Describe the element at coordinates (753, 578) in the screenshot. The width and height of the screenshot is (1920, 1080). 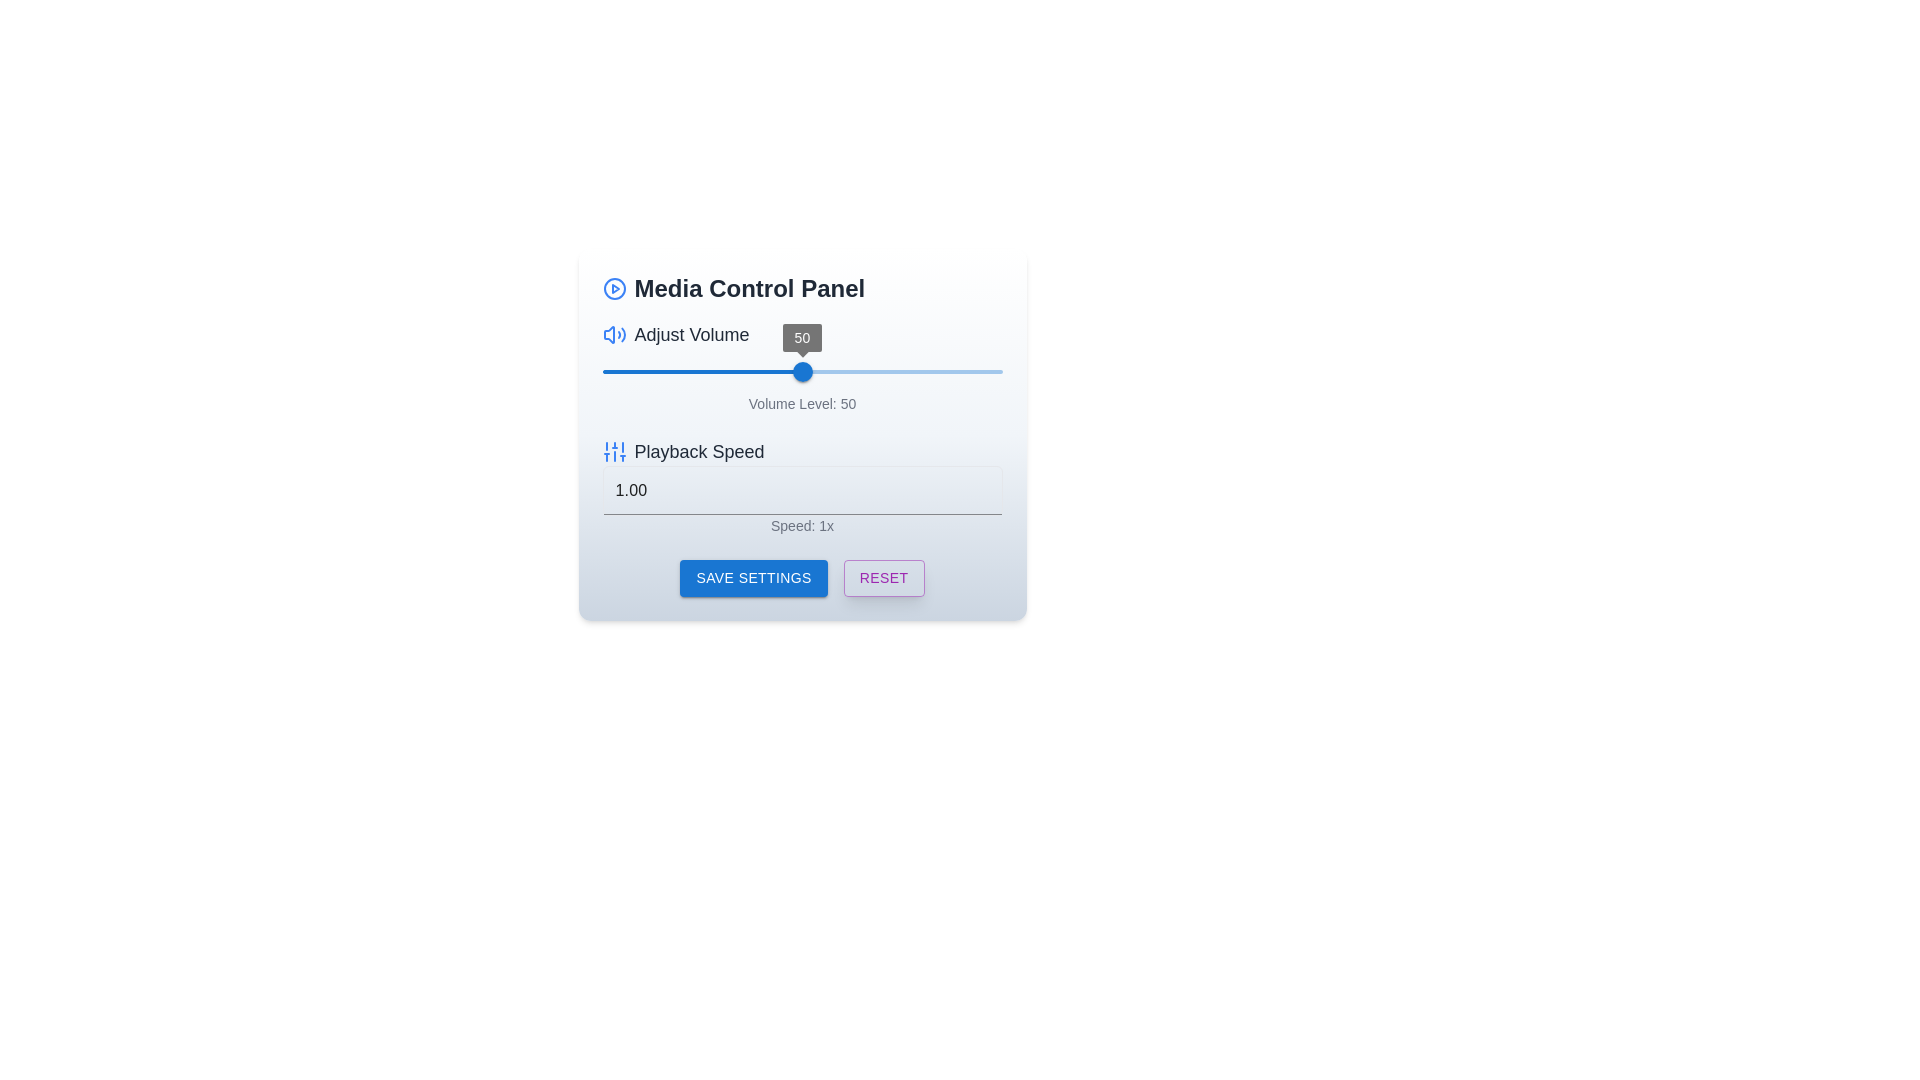
I see `the confirm button, which is the leftmost button in a horizontal arrangement at the bottom of the interface` at that location.